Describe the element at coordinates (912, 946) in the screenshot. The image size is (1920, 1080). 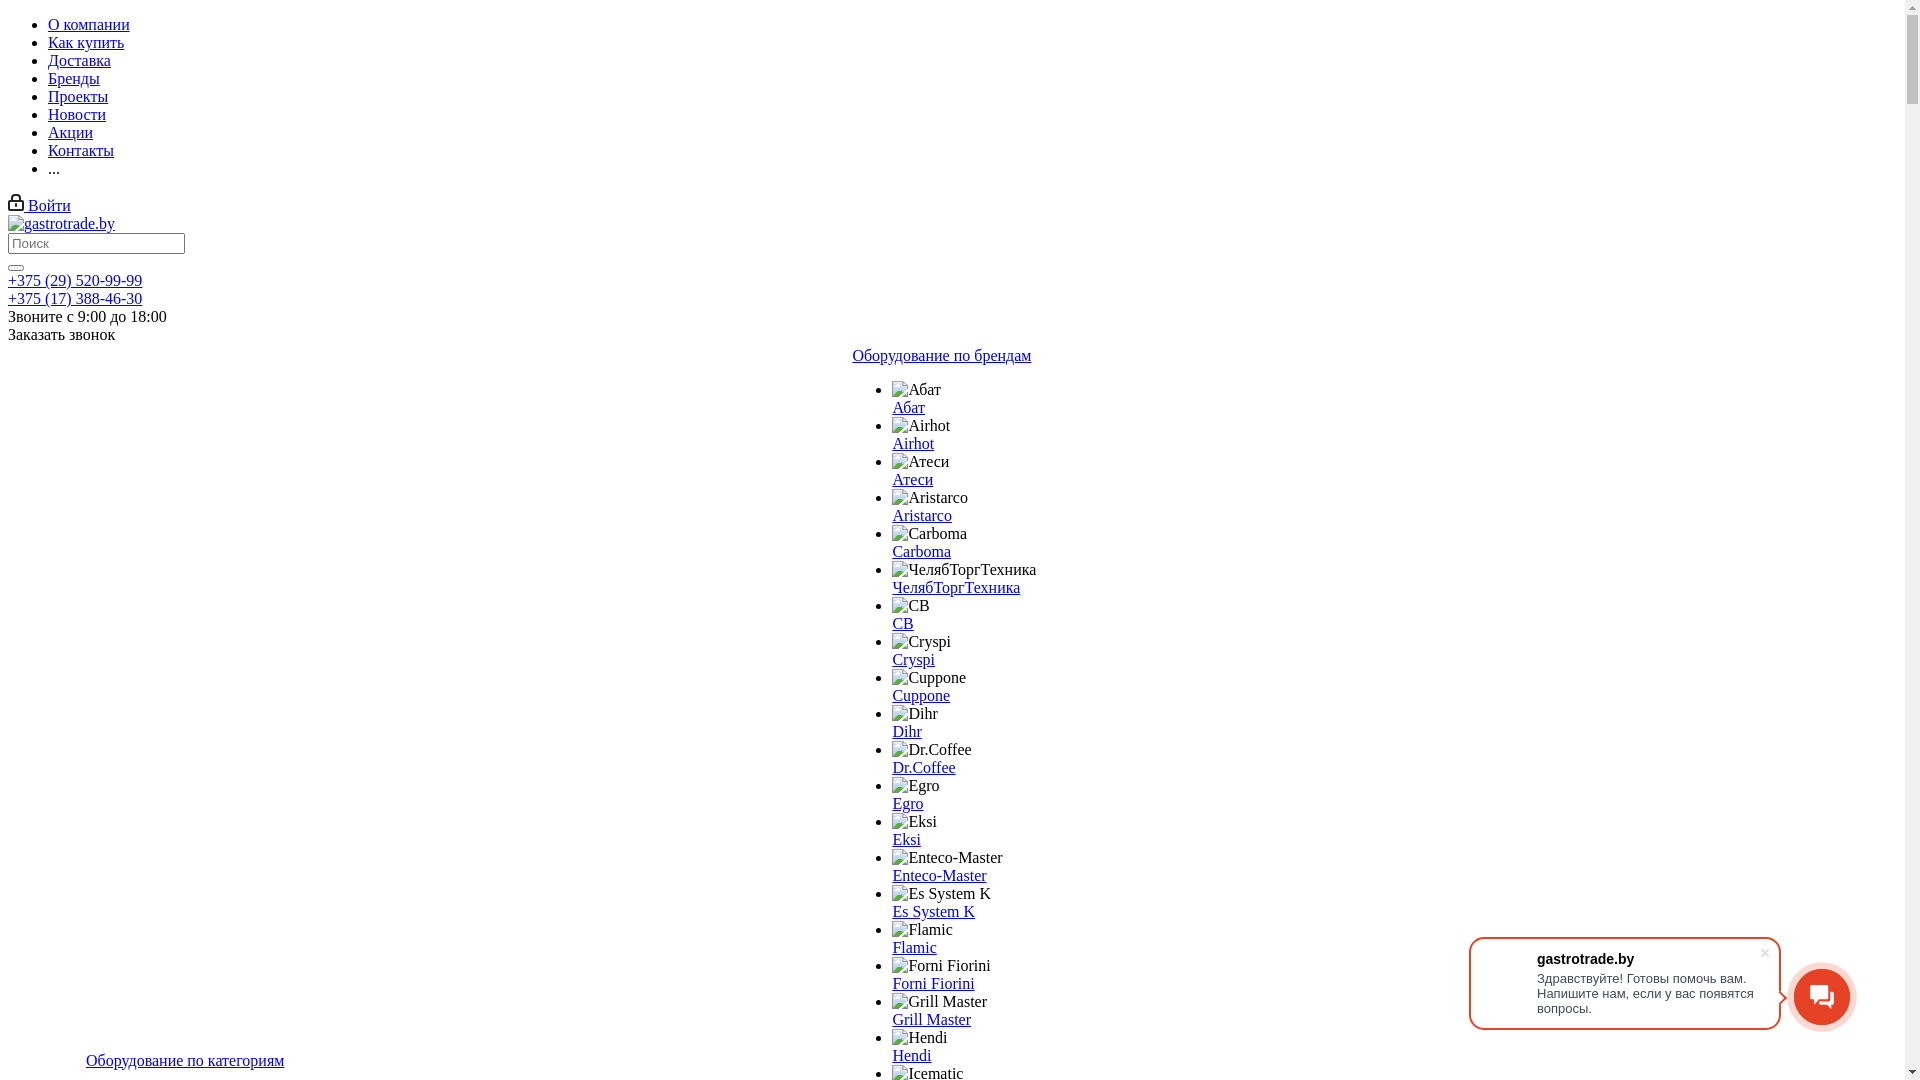
I see `'Flamic'` at that location.